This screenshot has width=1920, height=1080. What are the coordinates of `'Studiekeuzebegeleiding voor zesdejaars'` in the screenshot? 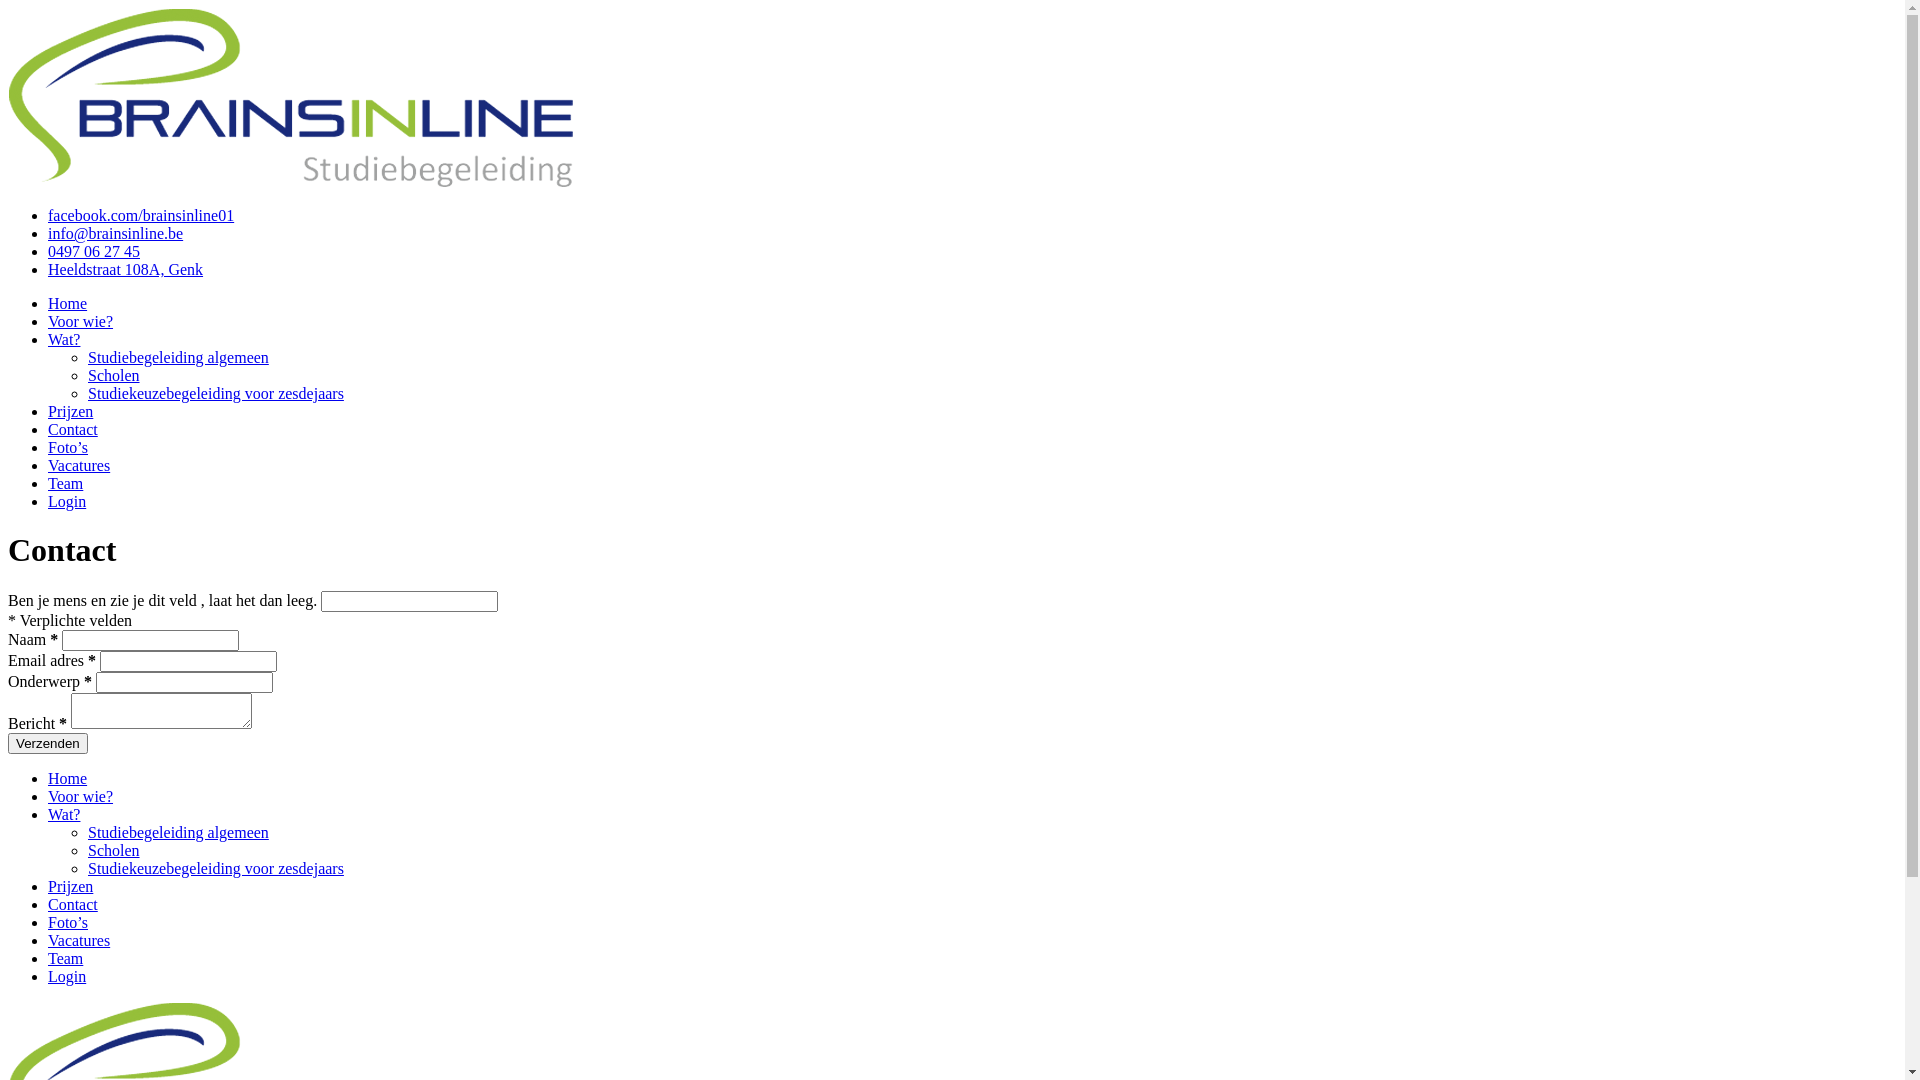 It's located at (216, 867).